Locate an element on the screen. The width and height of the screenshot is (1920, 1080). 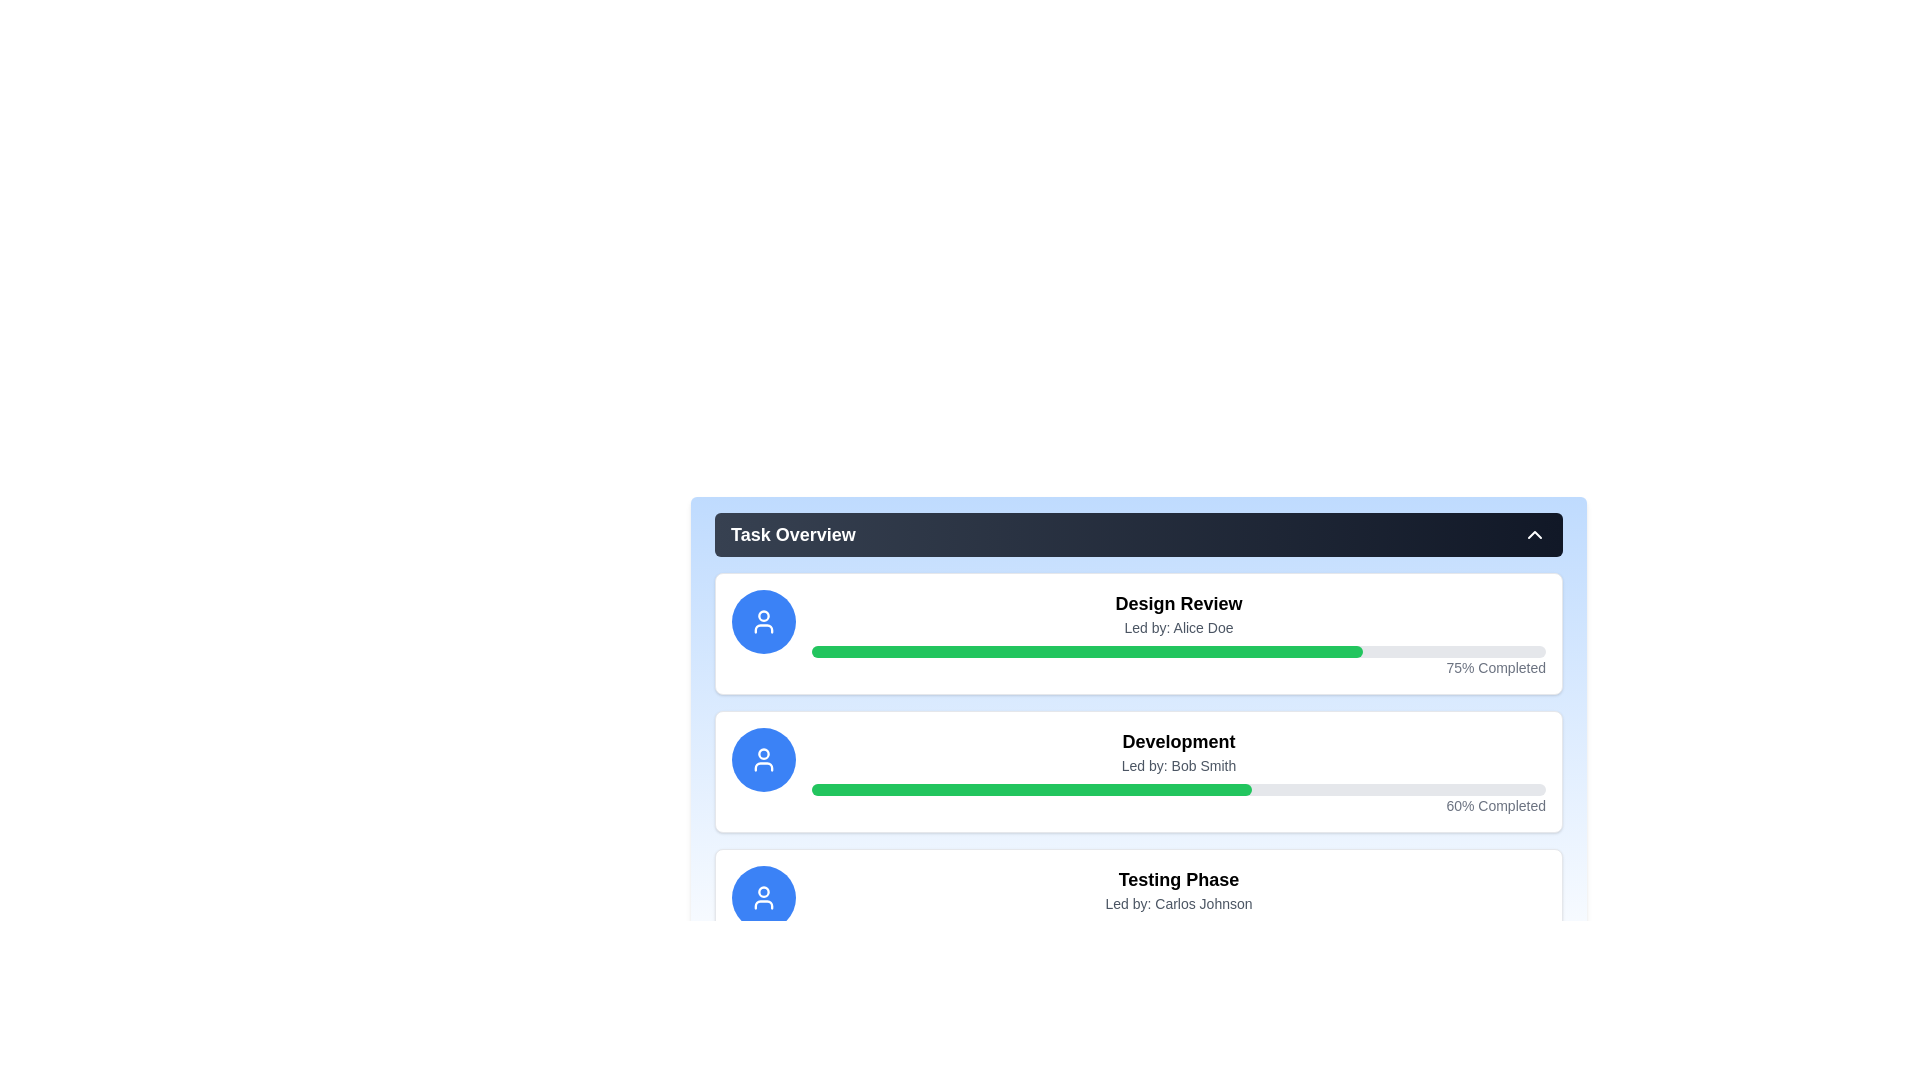
icon located at the top-left part of the project details card, which indicates the user or user-related entity for the task labeled 'Development' is located at coordinates (762, 759).